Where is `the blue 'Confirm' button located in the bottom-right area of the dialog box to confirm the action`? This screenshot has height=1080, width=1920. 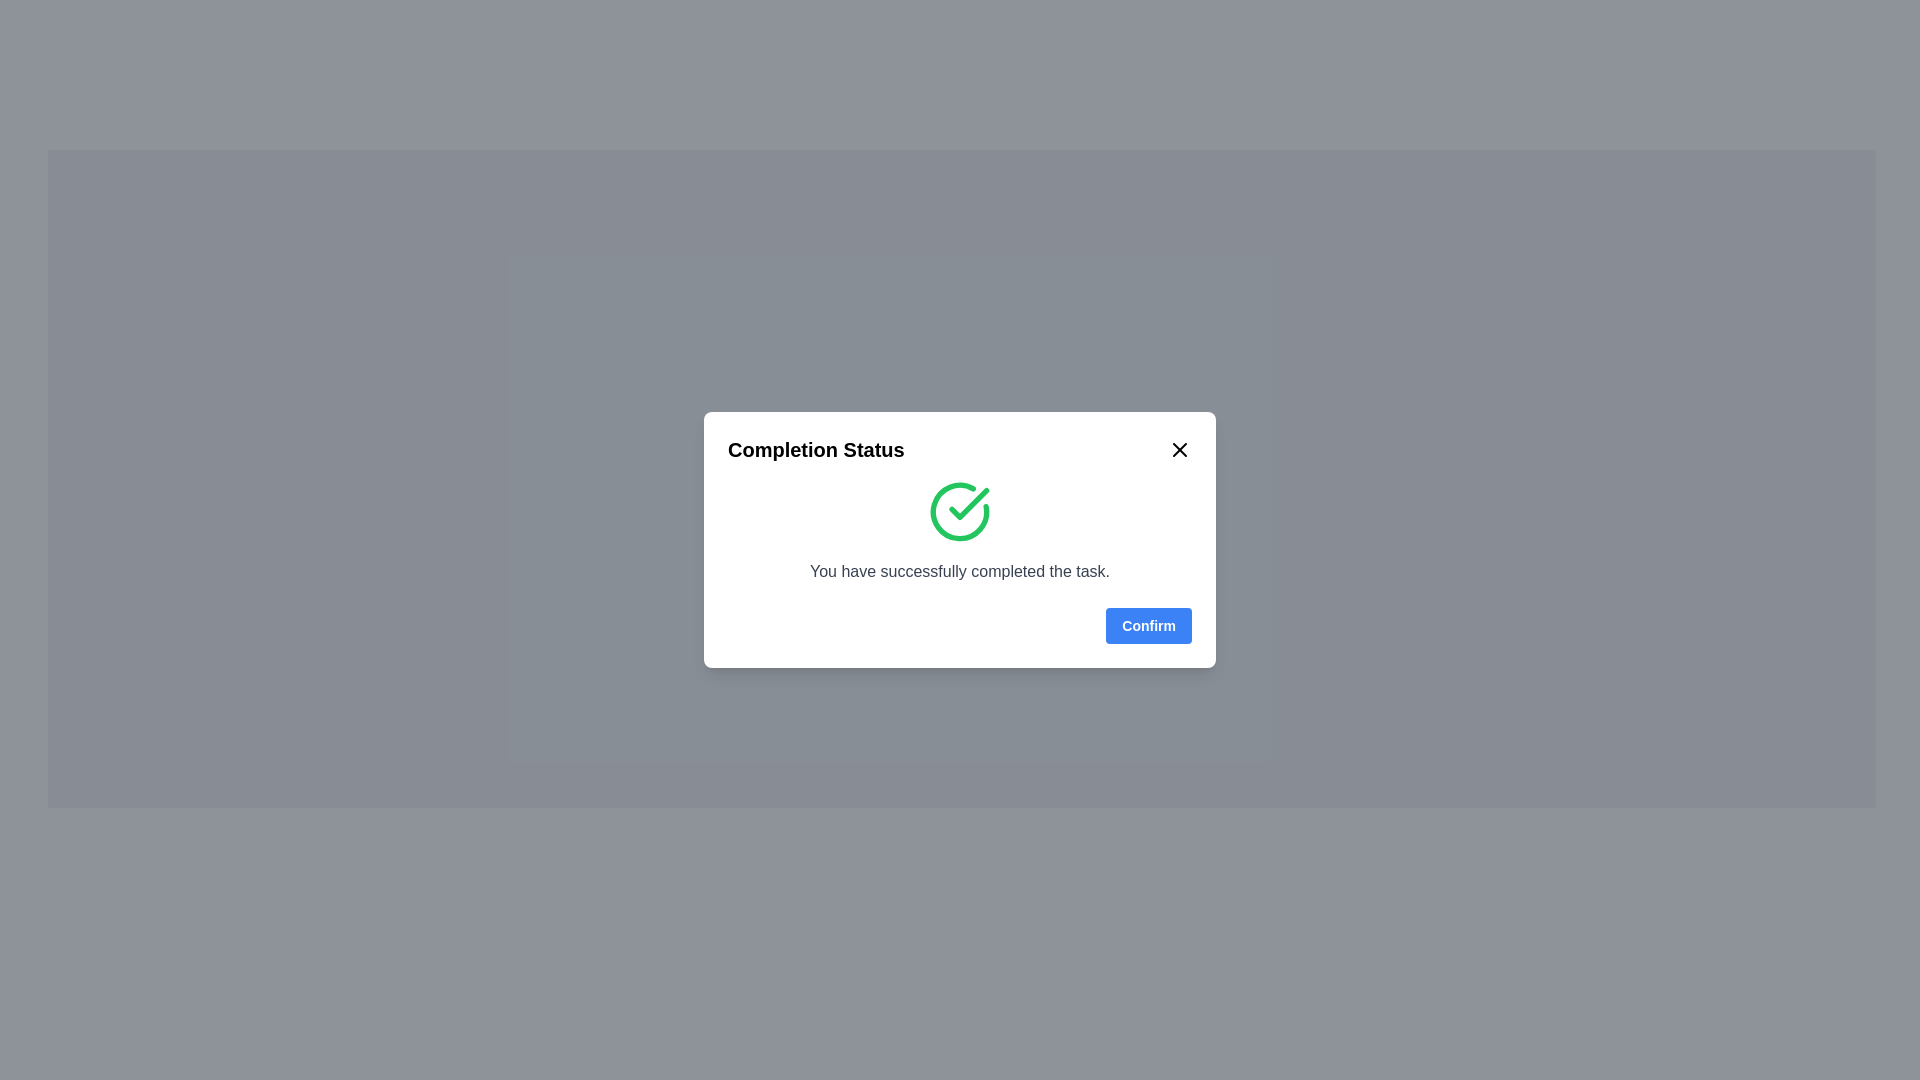 the blue 'Confirm' button located in the bottom-right area of the dialog box to confirm the action is located at coordinates (1149, 624).